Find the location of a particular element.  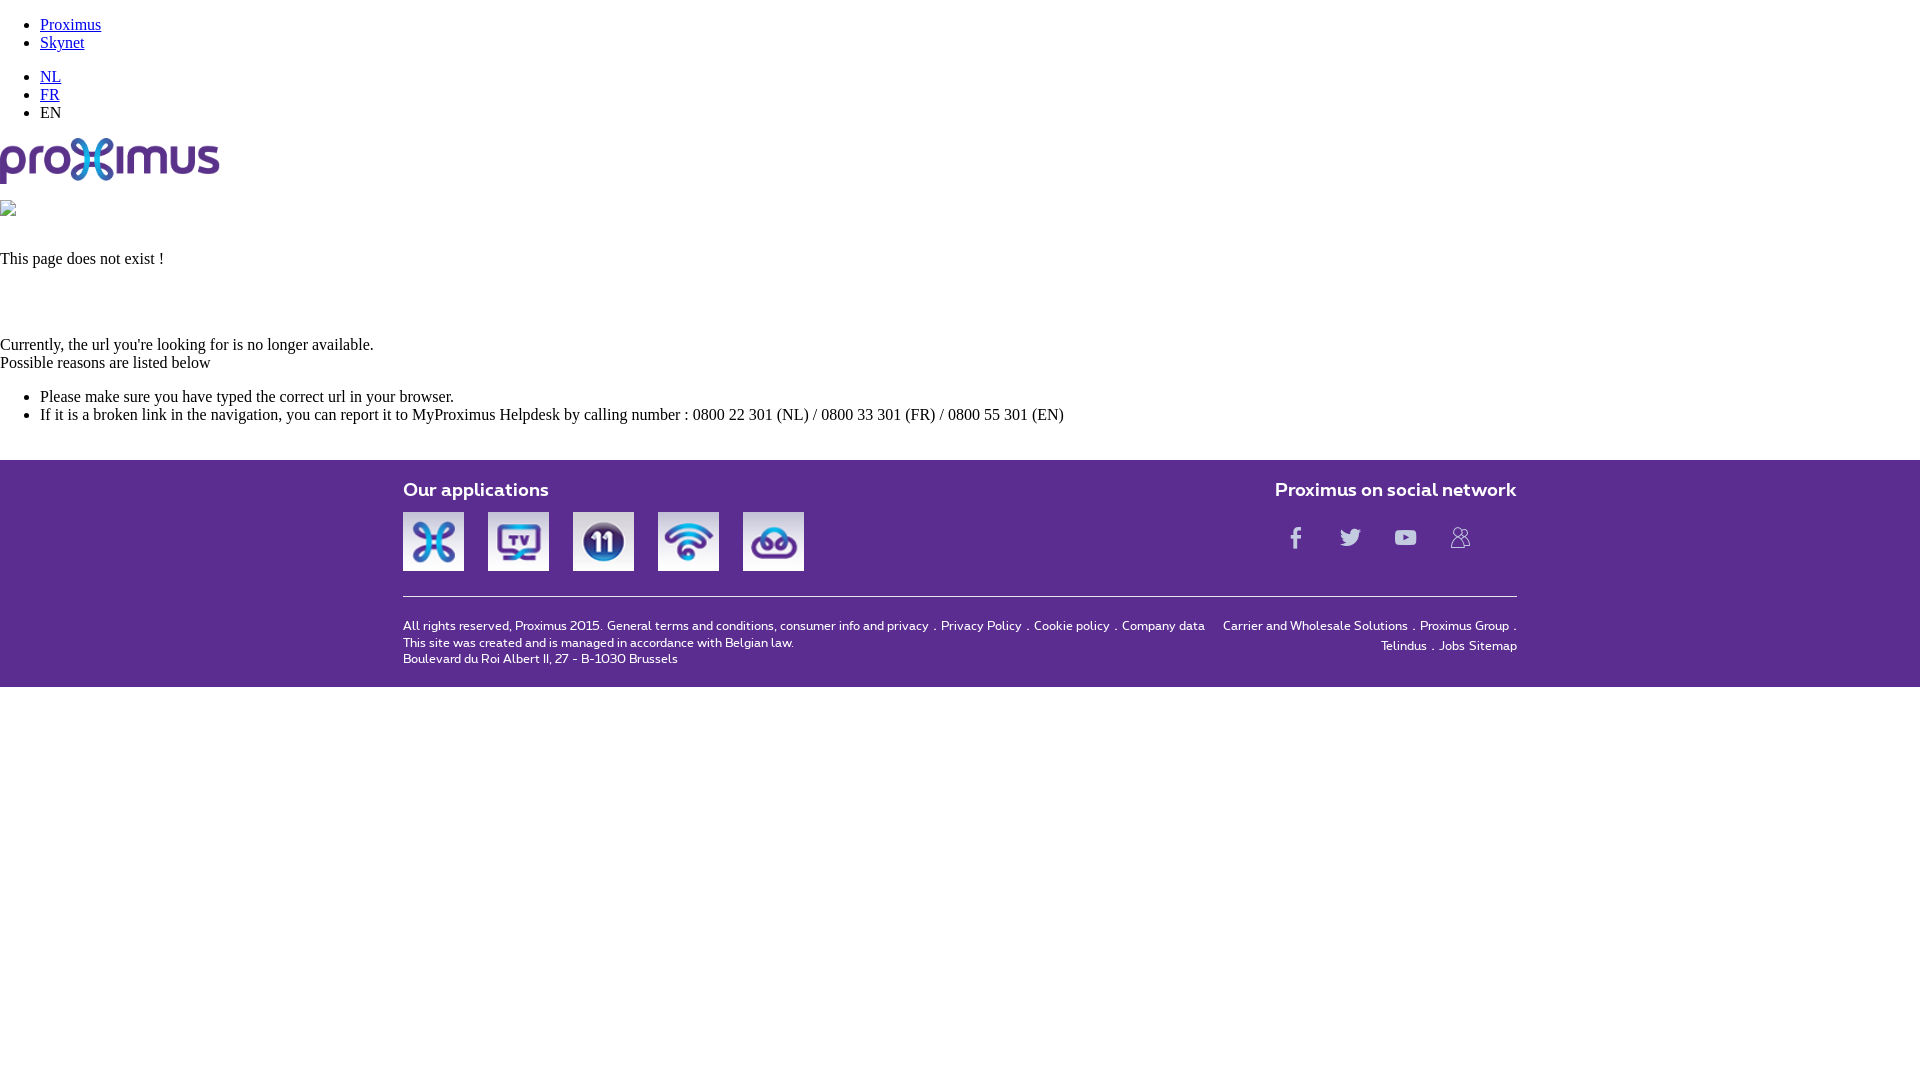

'FR' is located at coordinates (49, 94).